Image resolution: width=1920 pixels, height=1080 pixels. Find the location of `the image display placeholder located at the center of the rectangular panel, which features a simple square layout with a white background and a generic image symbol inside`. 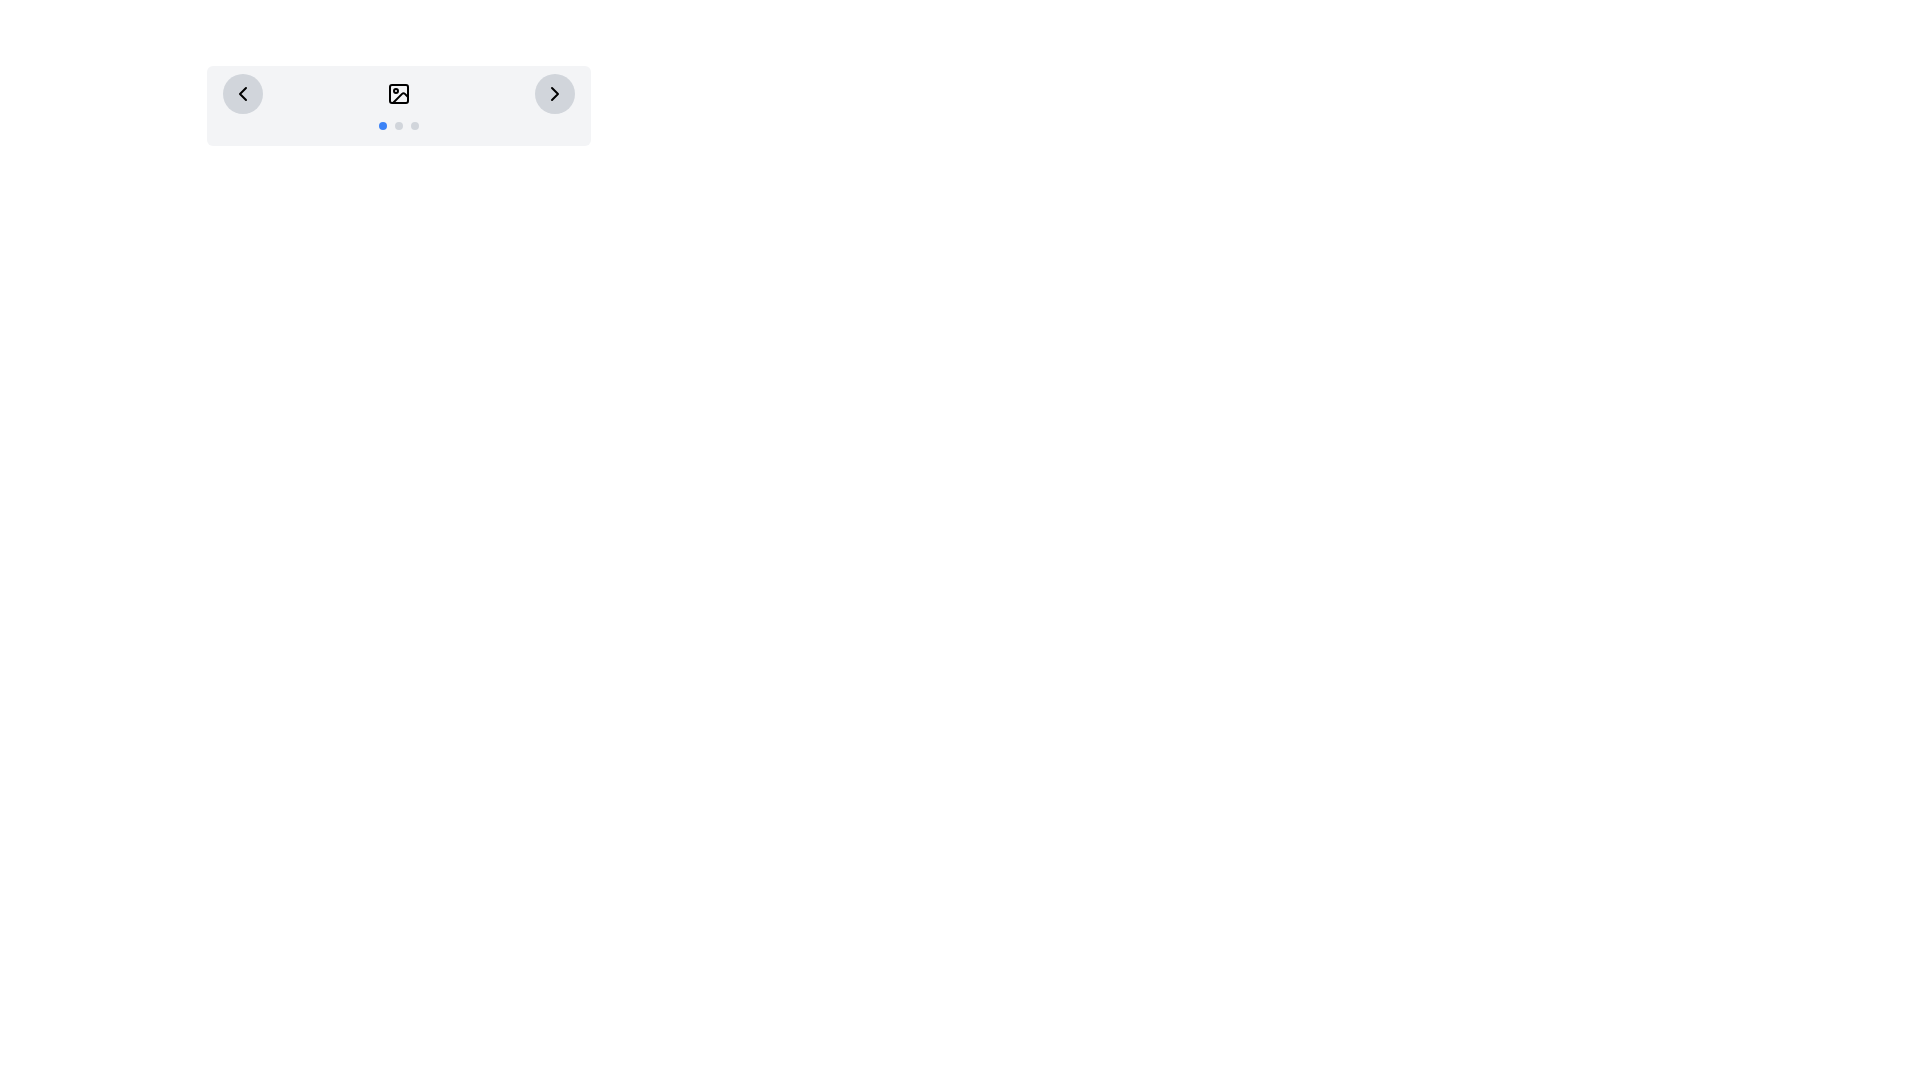

the image display placeholder located at the center of the rectangular panel, which features a simple square layout with a white background and a generic image symbol inside is located at coordinates (398, 93).